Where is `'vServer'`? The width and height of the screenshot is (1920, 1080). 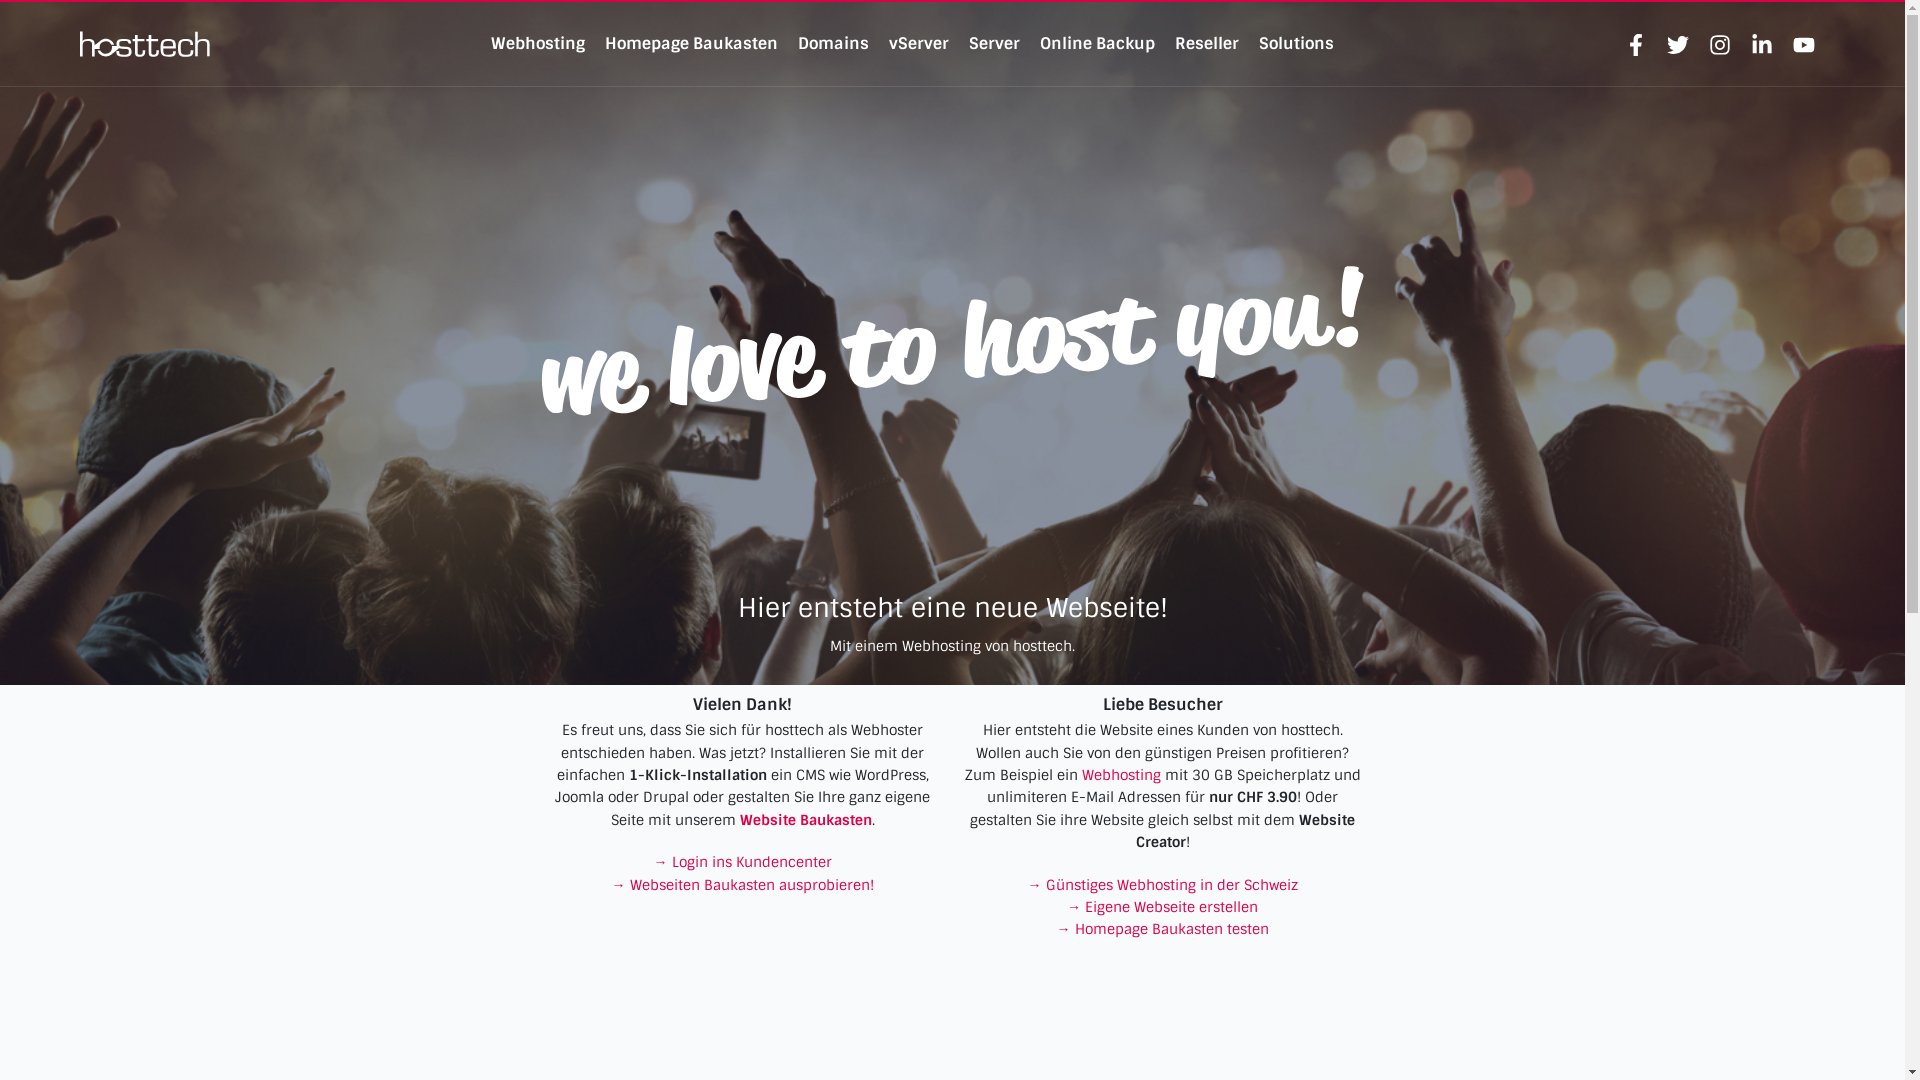 'vServer' is located at coordinates (887, 43).